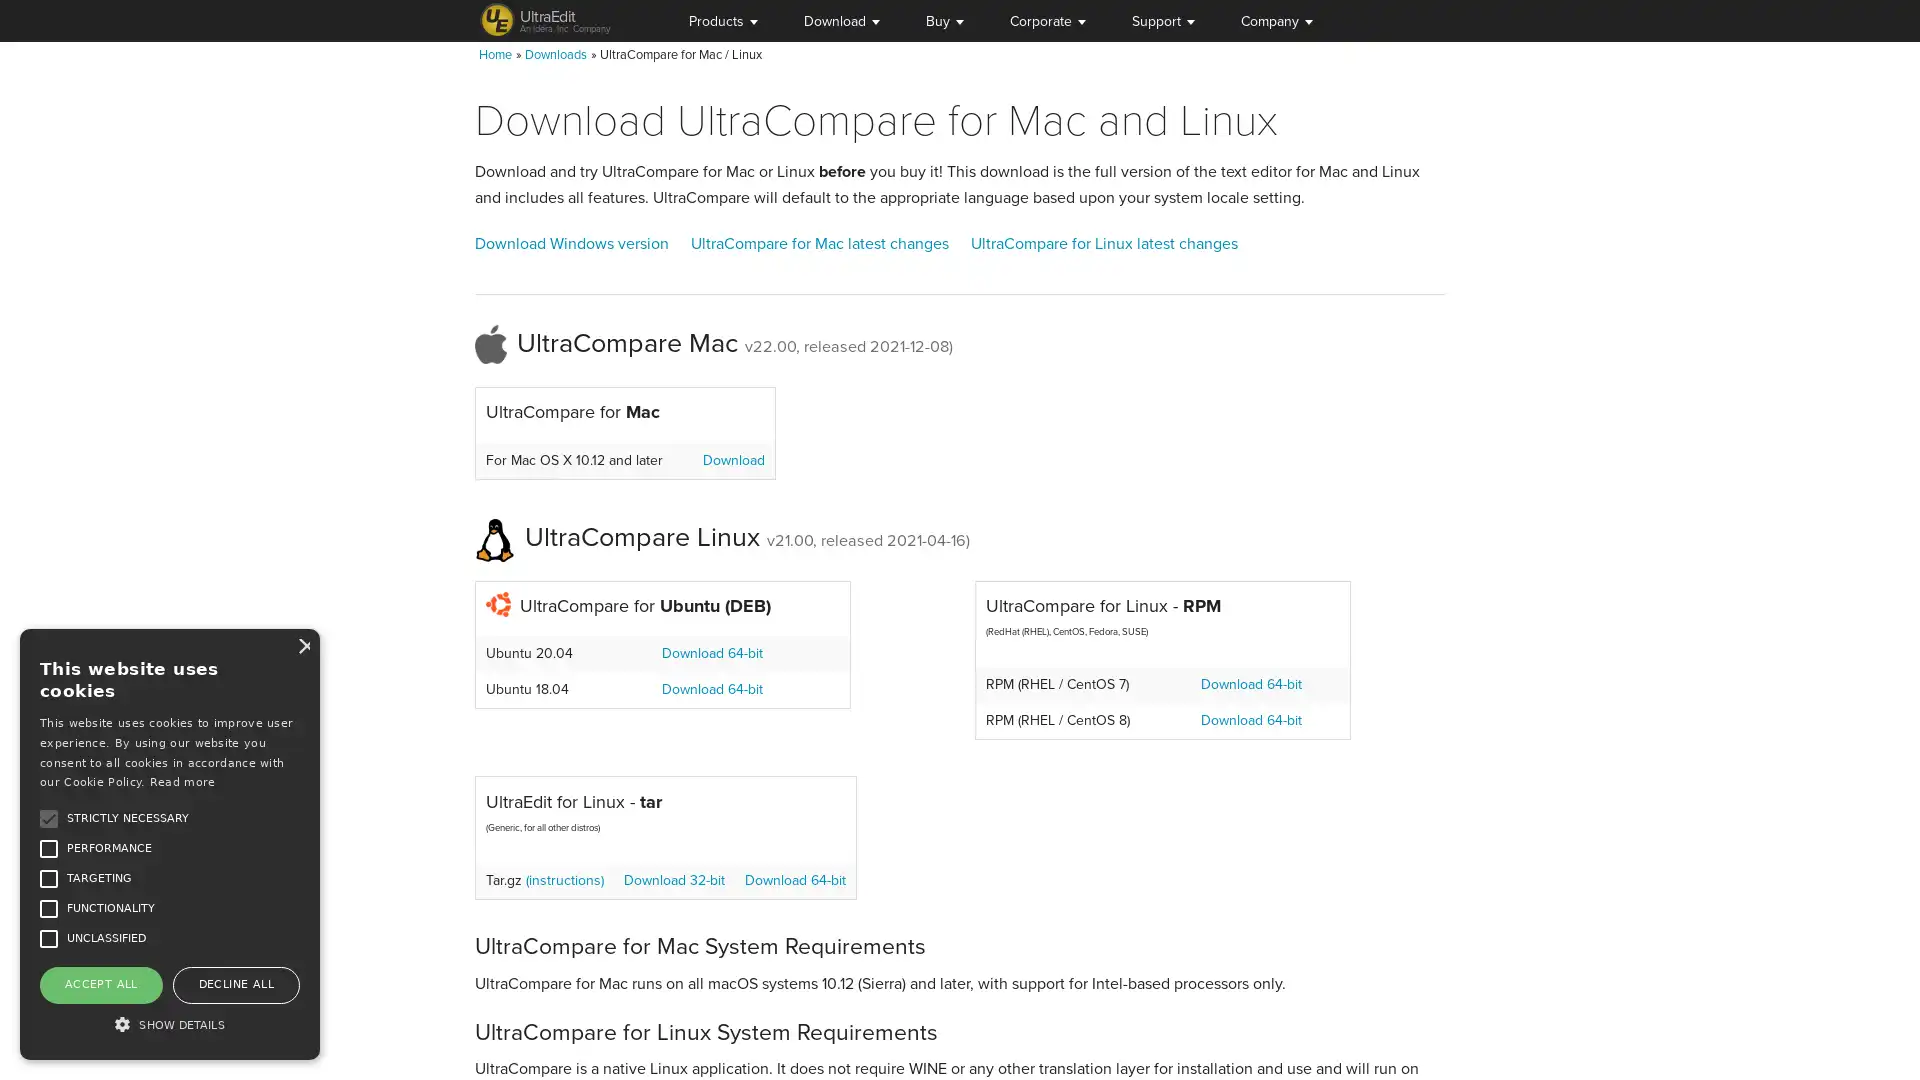 This screenshot has height=1080, width=1920. I want to click on DECLINE ALL, so click(235, 983).